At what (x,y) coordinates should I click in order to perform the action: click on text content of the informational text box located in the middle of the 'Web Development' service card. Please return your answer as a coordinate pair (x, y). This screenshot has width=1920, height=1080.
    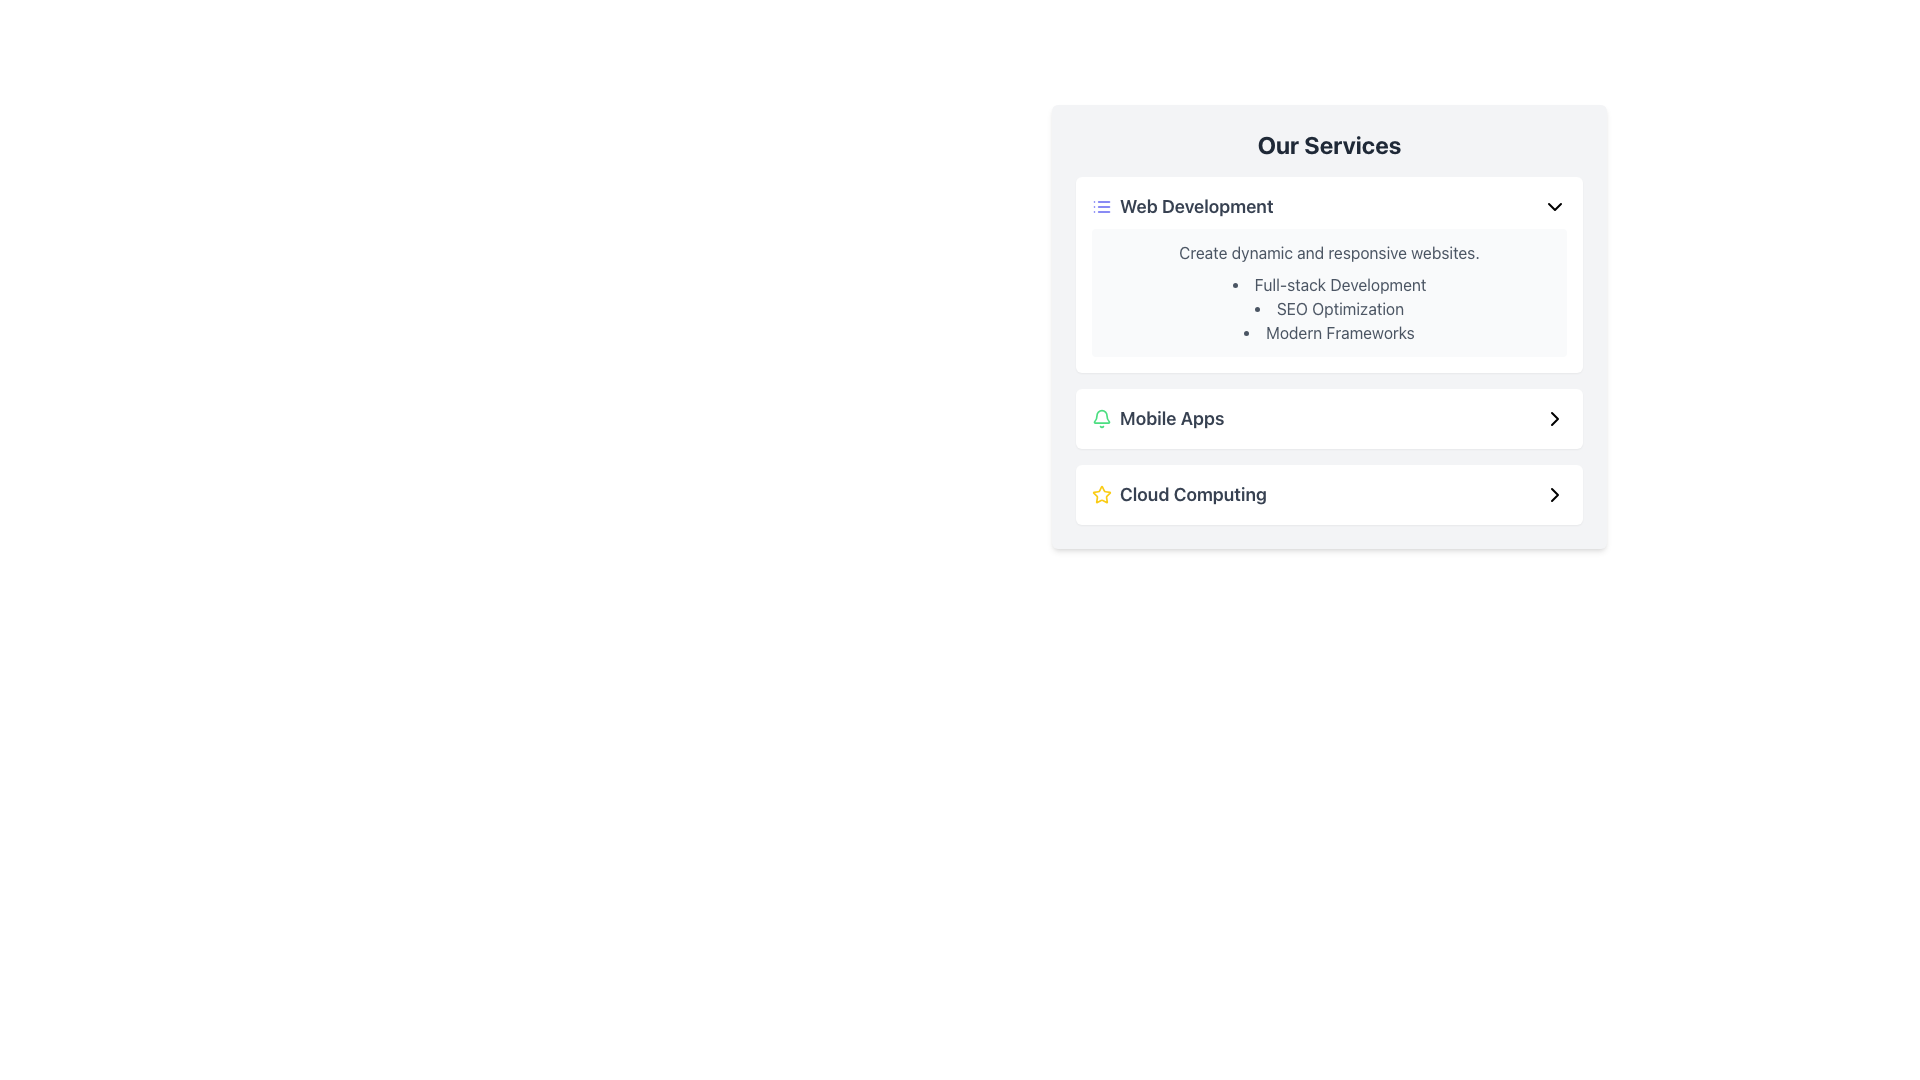
    Looking at the image, I should click on (1329, 293).